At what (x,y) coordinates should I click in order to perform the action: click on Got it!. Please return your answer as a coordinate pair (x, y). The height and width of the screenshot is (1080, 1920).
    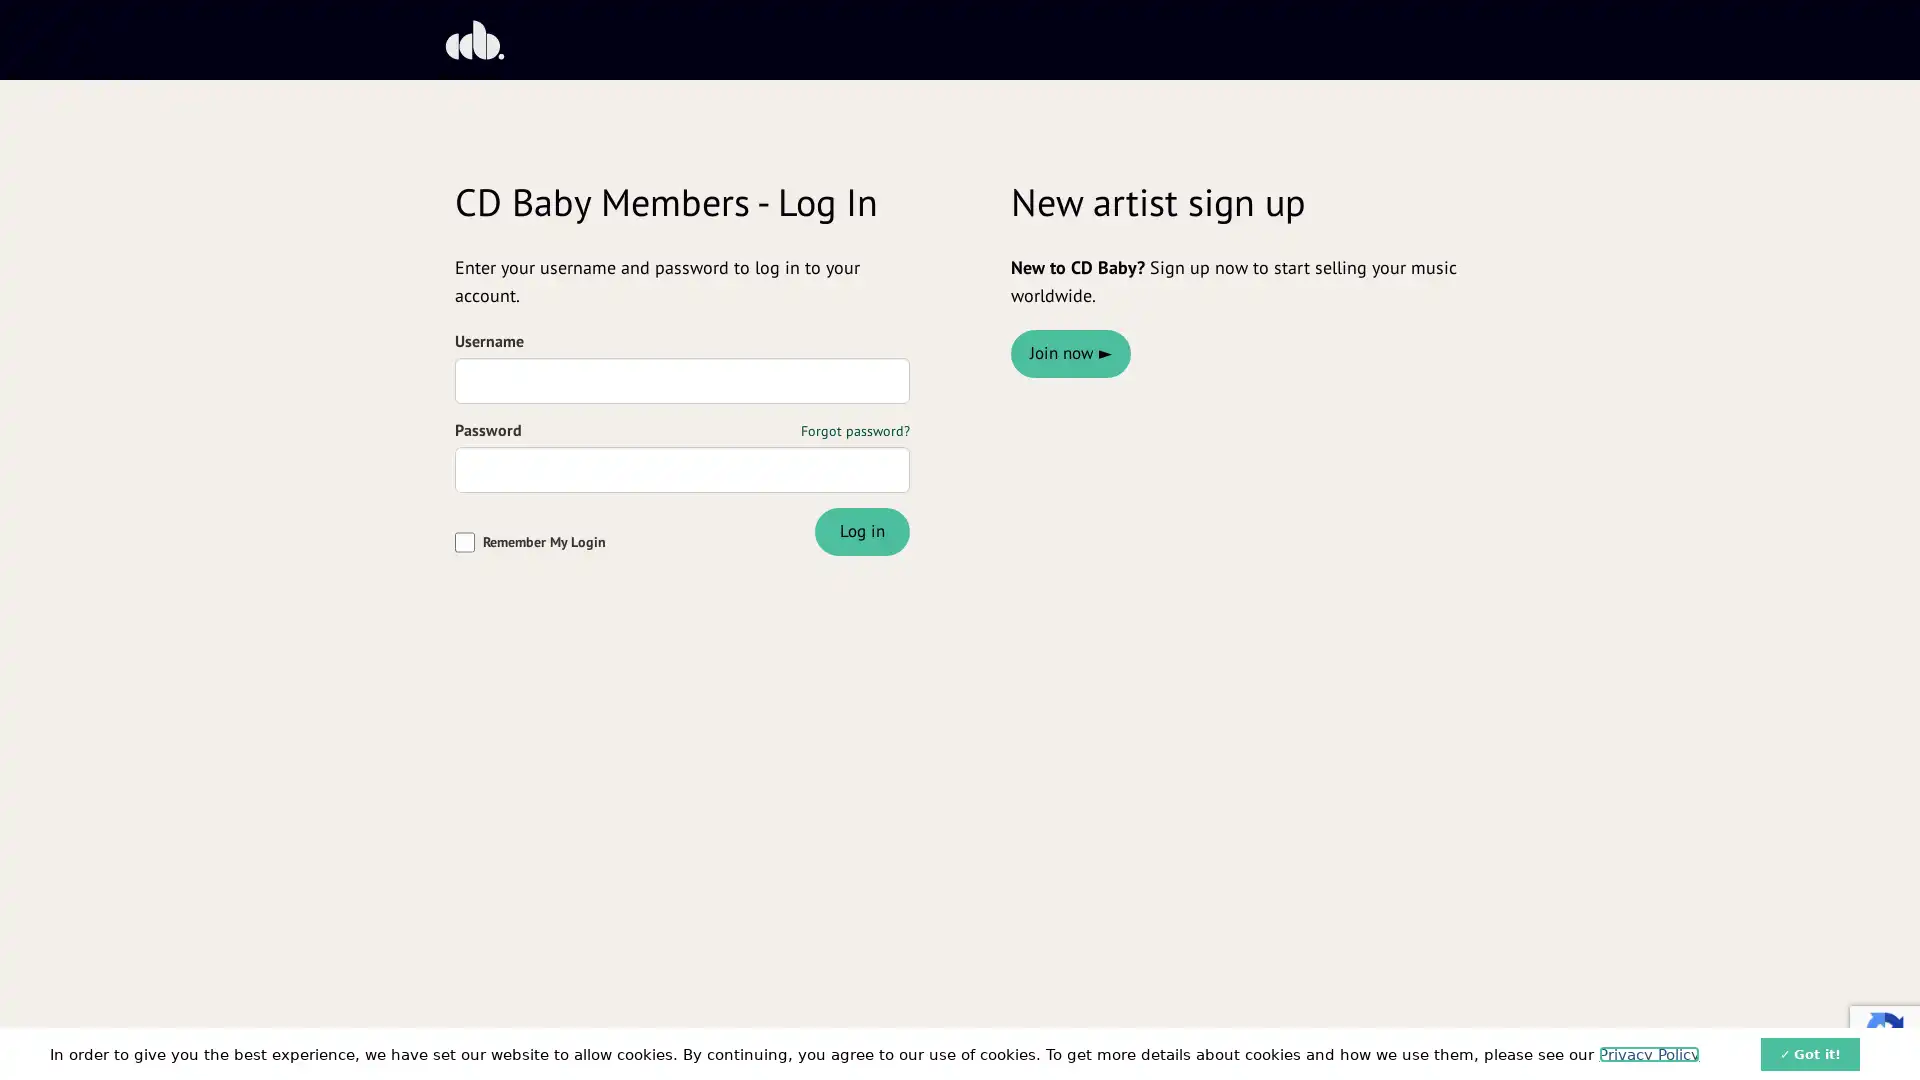
    Looking at the image, I should click on (1810, 1052).